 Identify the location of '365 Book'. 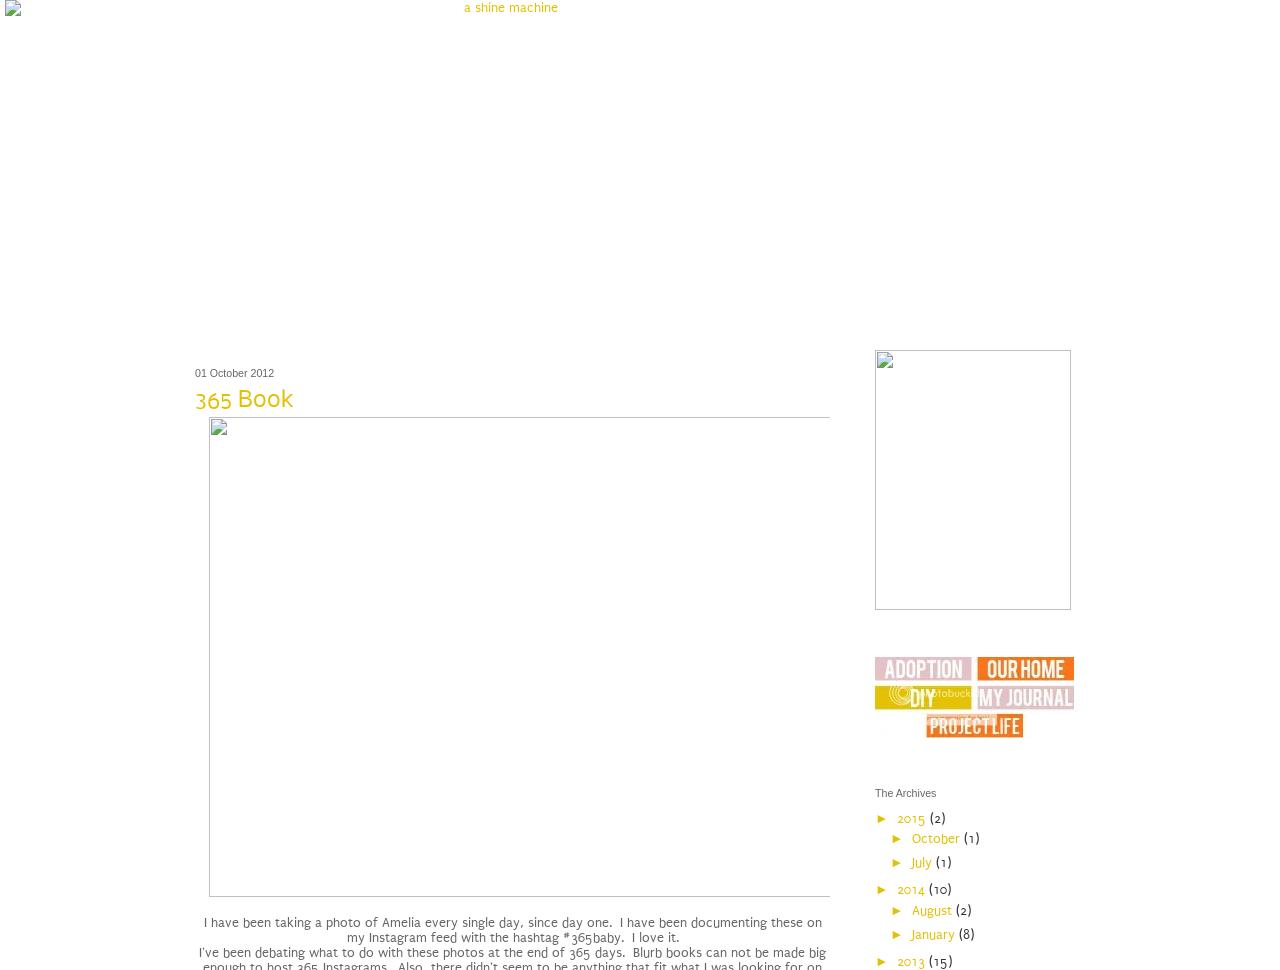
(243, 399).